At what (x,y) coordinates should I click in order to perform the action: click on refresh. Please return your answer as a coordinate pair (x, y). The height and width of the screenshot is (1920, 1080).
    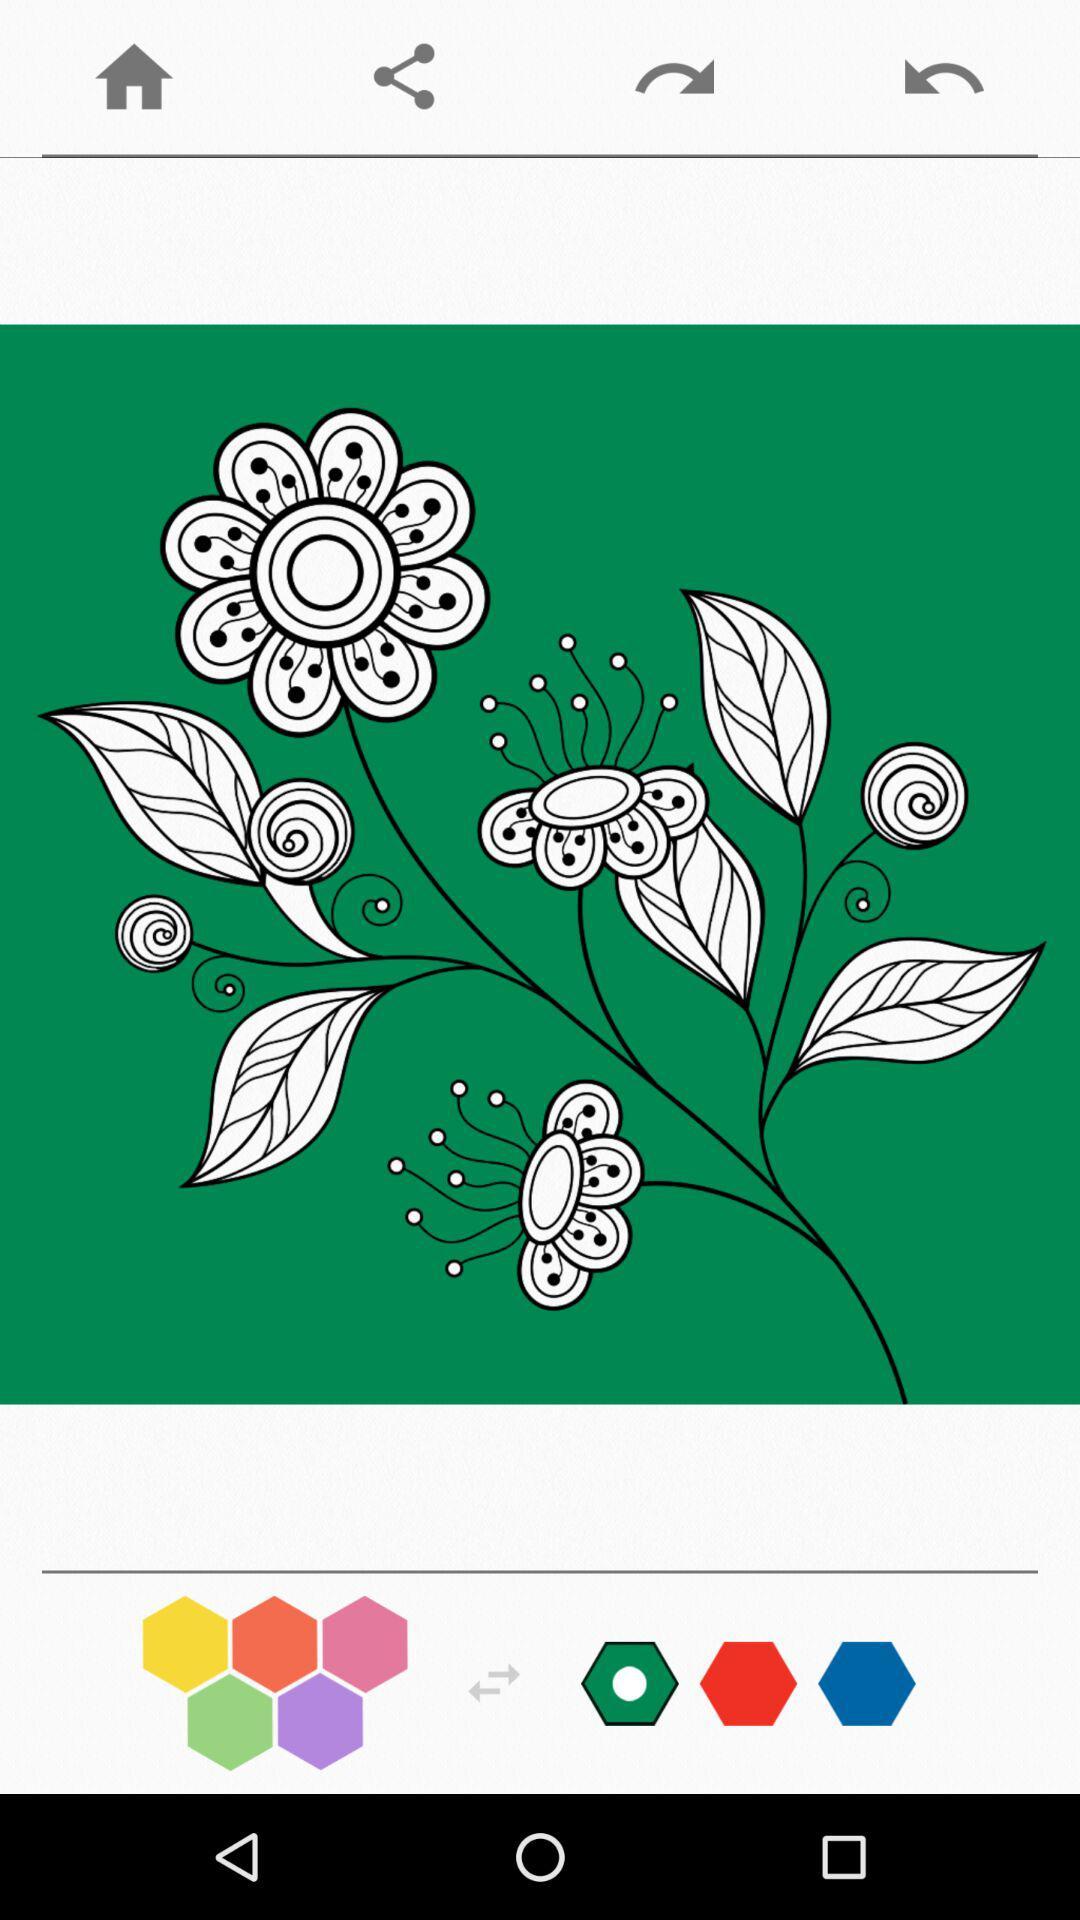
    Looking at the image, I should click on (494, 1682).